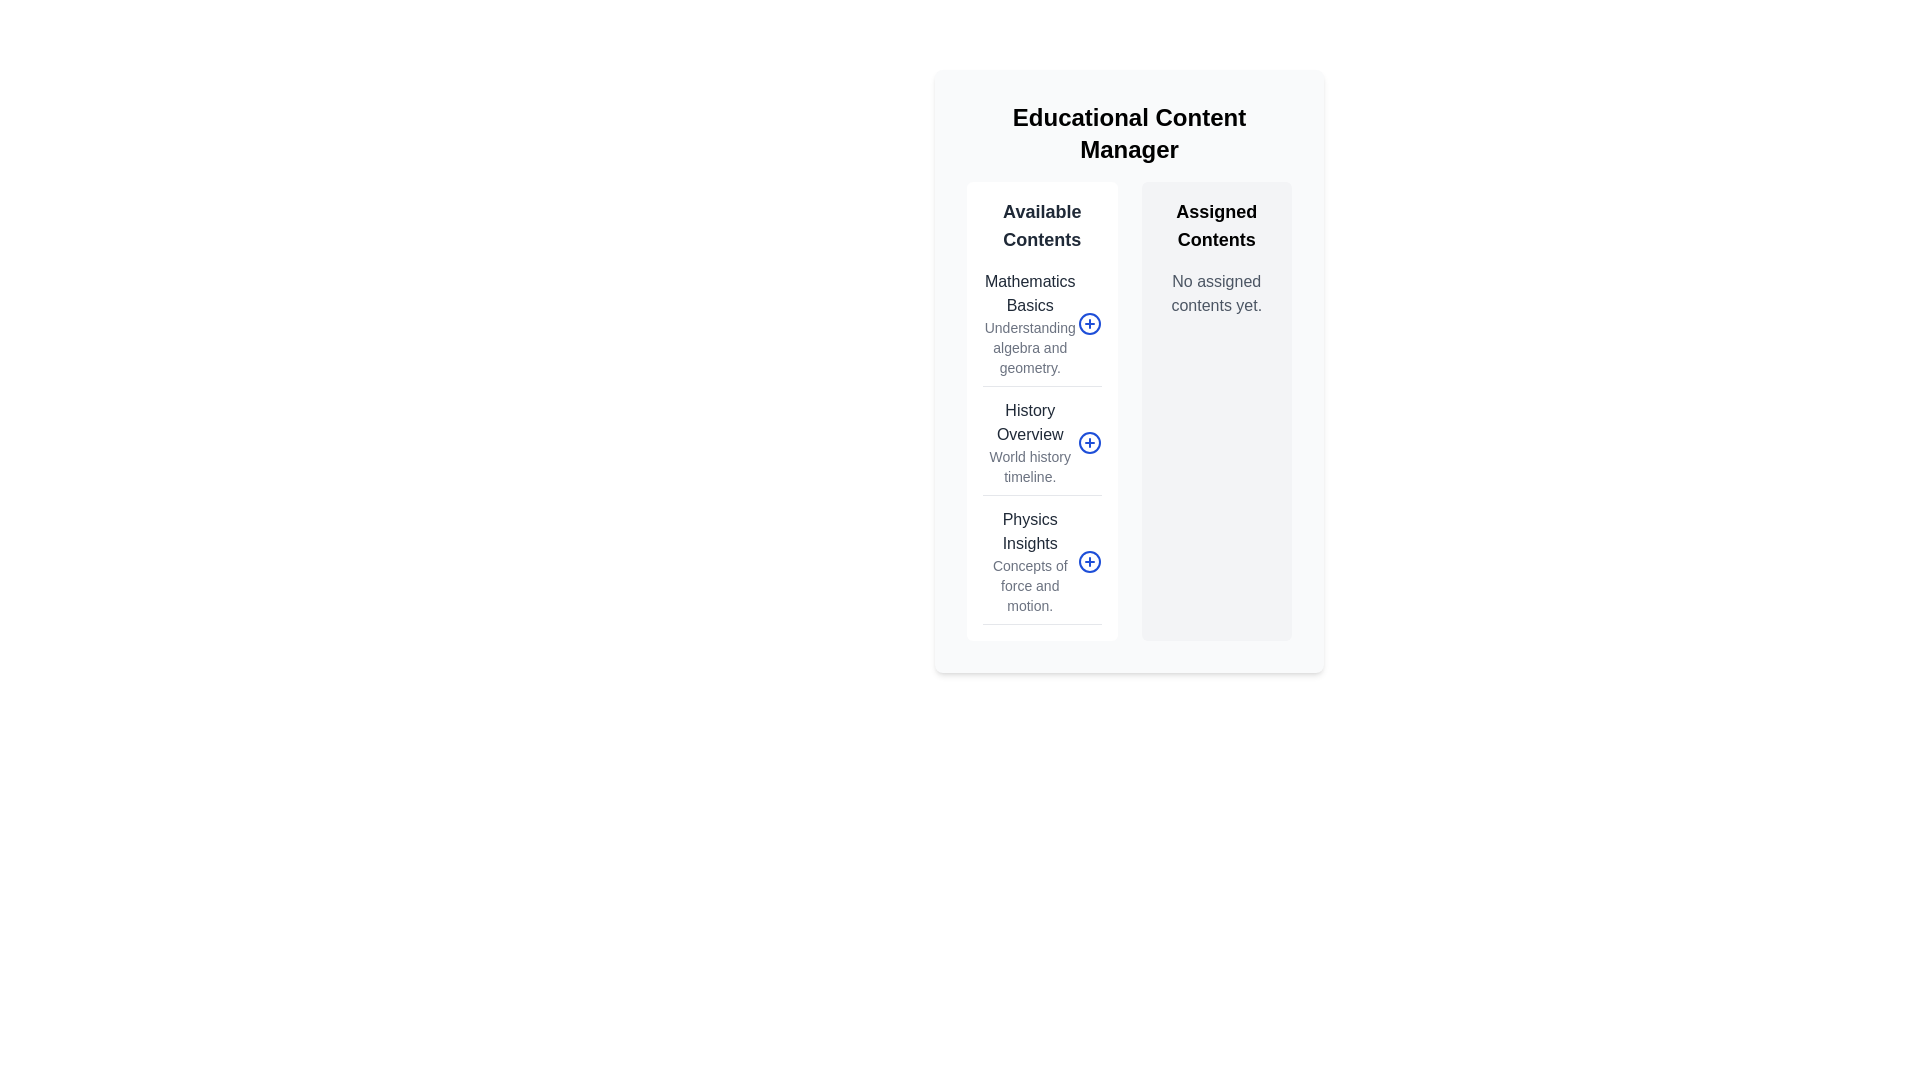 The image size is (1920, 1080). I want to click on the informational text label element located beneath the 'Mathematics Basics' title in the 'Available Contents' column, so click(1030, 346).